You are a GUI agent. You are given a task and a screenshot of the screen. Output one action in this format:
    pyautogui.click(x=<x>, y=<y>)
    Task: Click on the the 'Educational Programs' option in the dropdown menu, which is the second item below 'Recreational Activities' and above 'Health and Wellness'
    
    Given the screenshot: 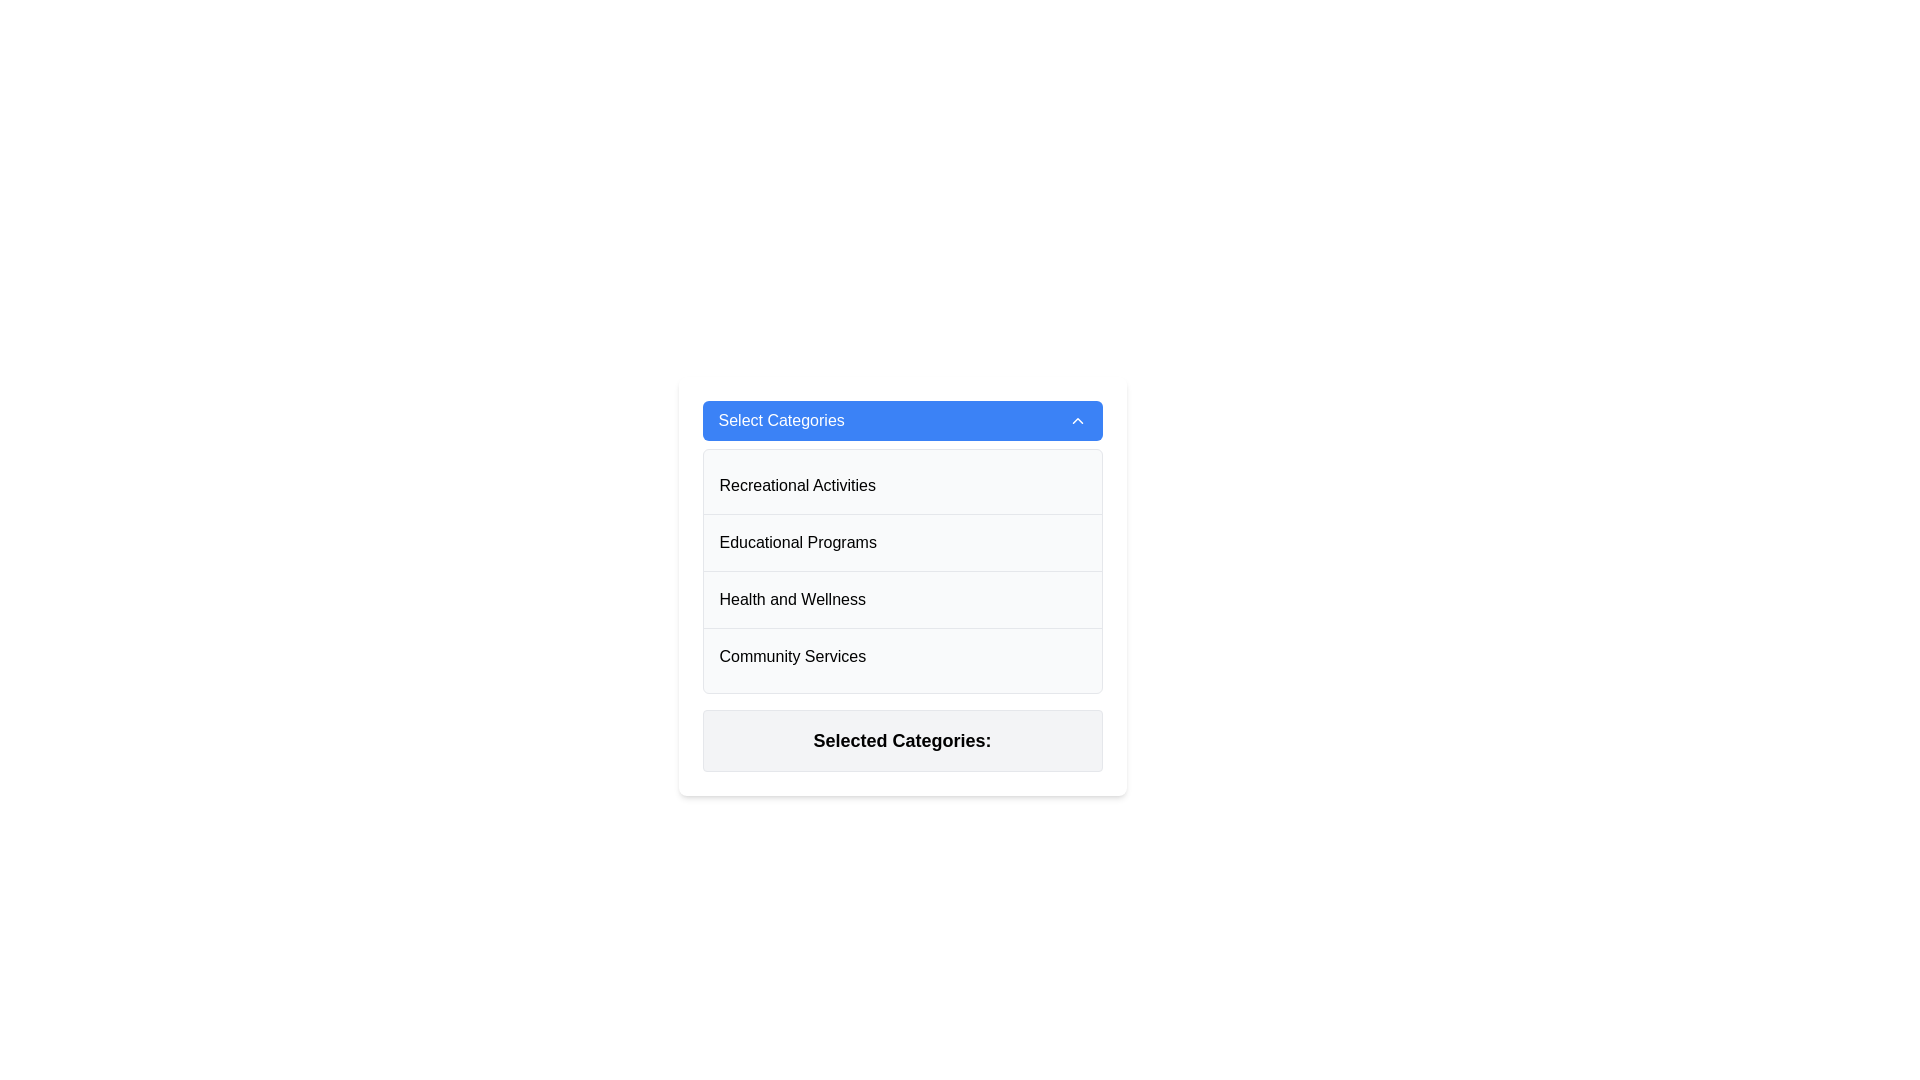 What is the action you would take?
    pyautogui.click(x=901, y=571)
    